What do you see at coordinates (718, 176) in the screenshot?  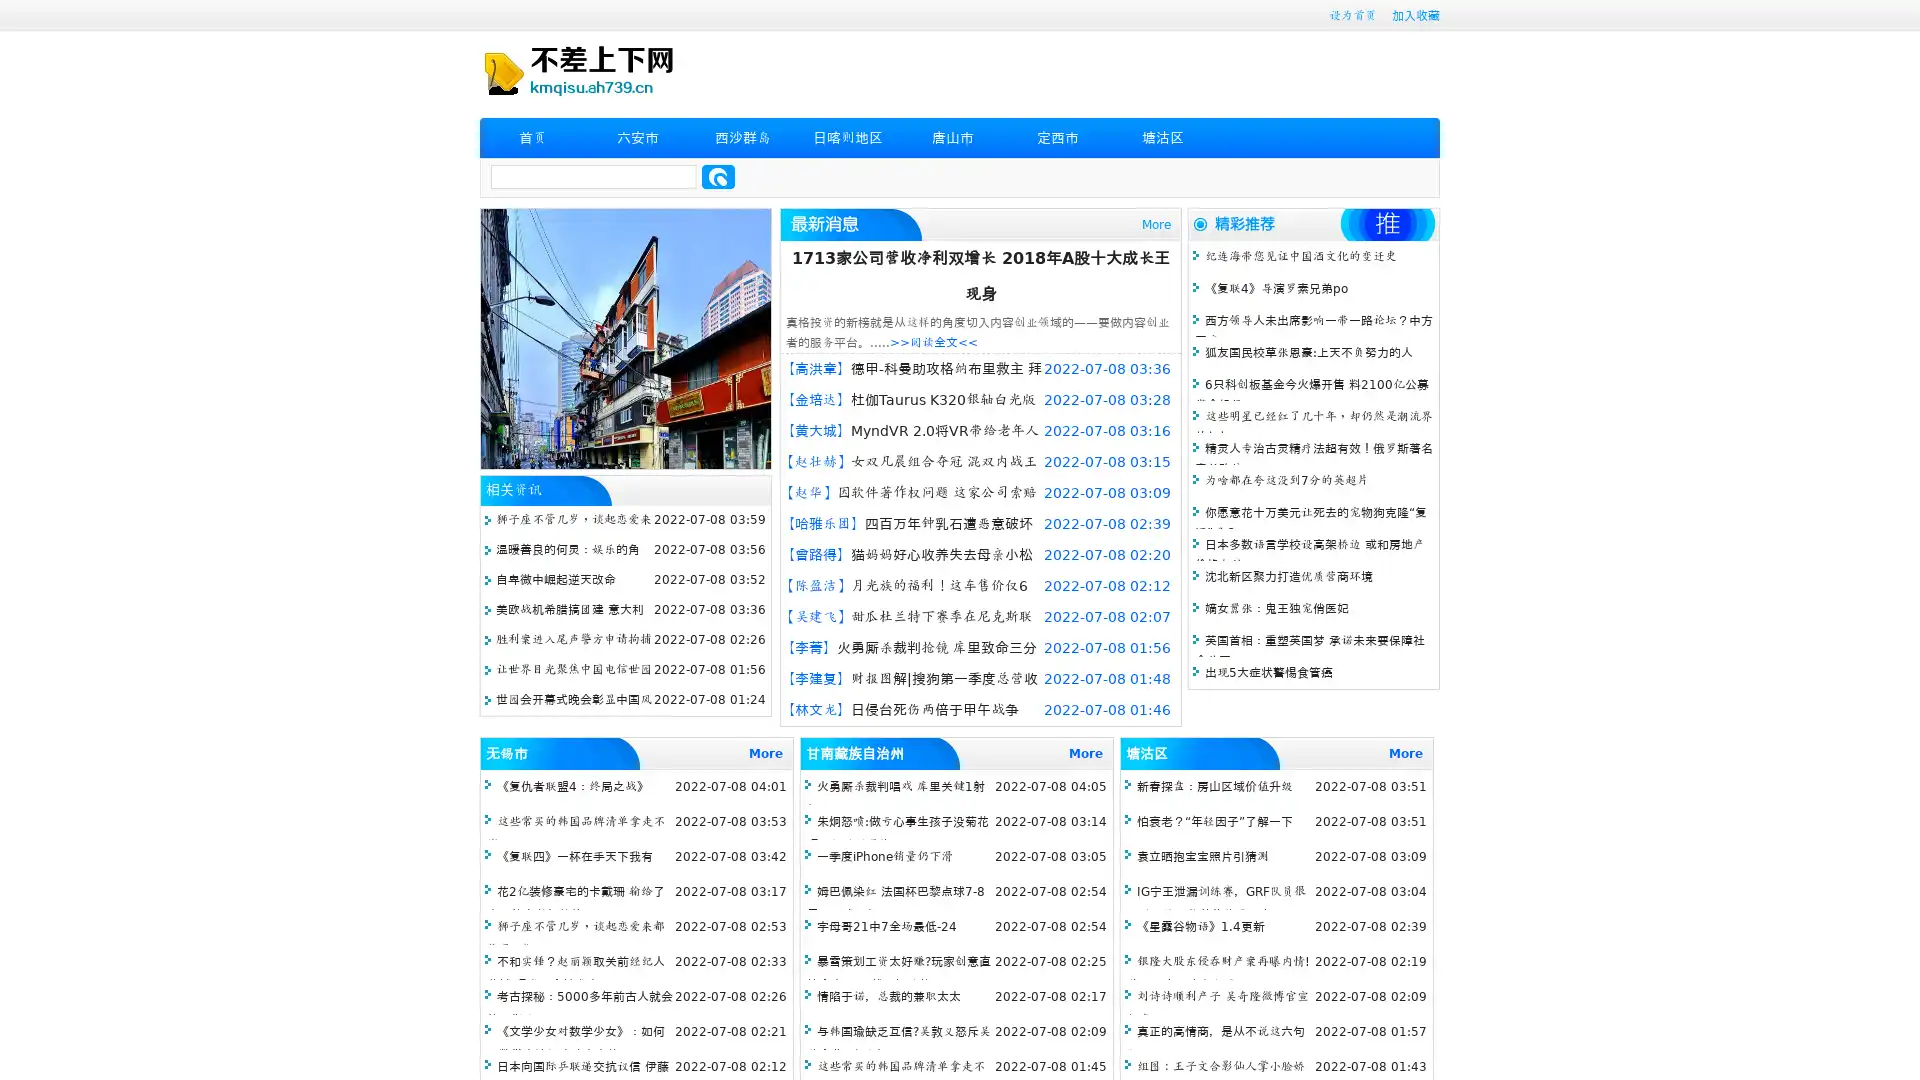 I see `Search` at bounding box center [718, 176].